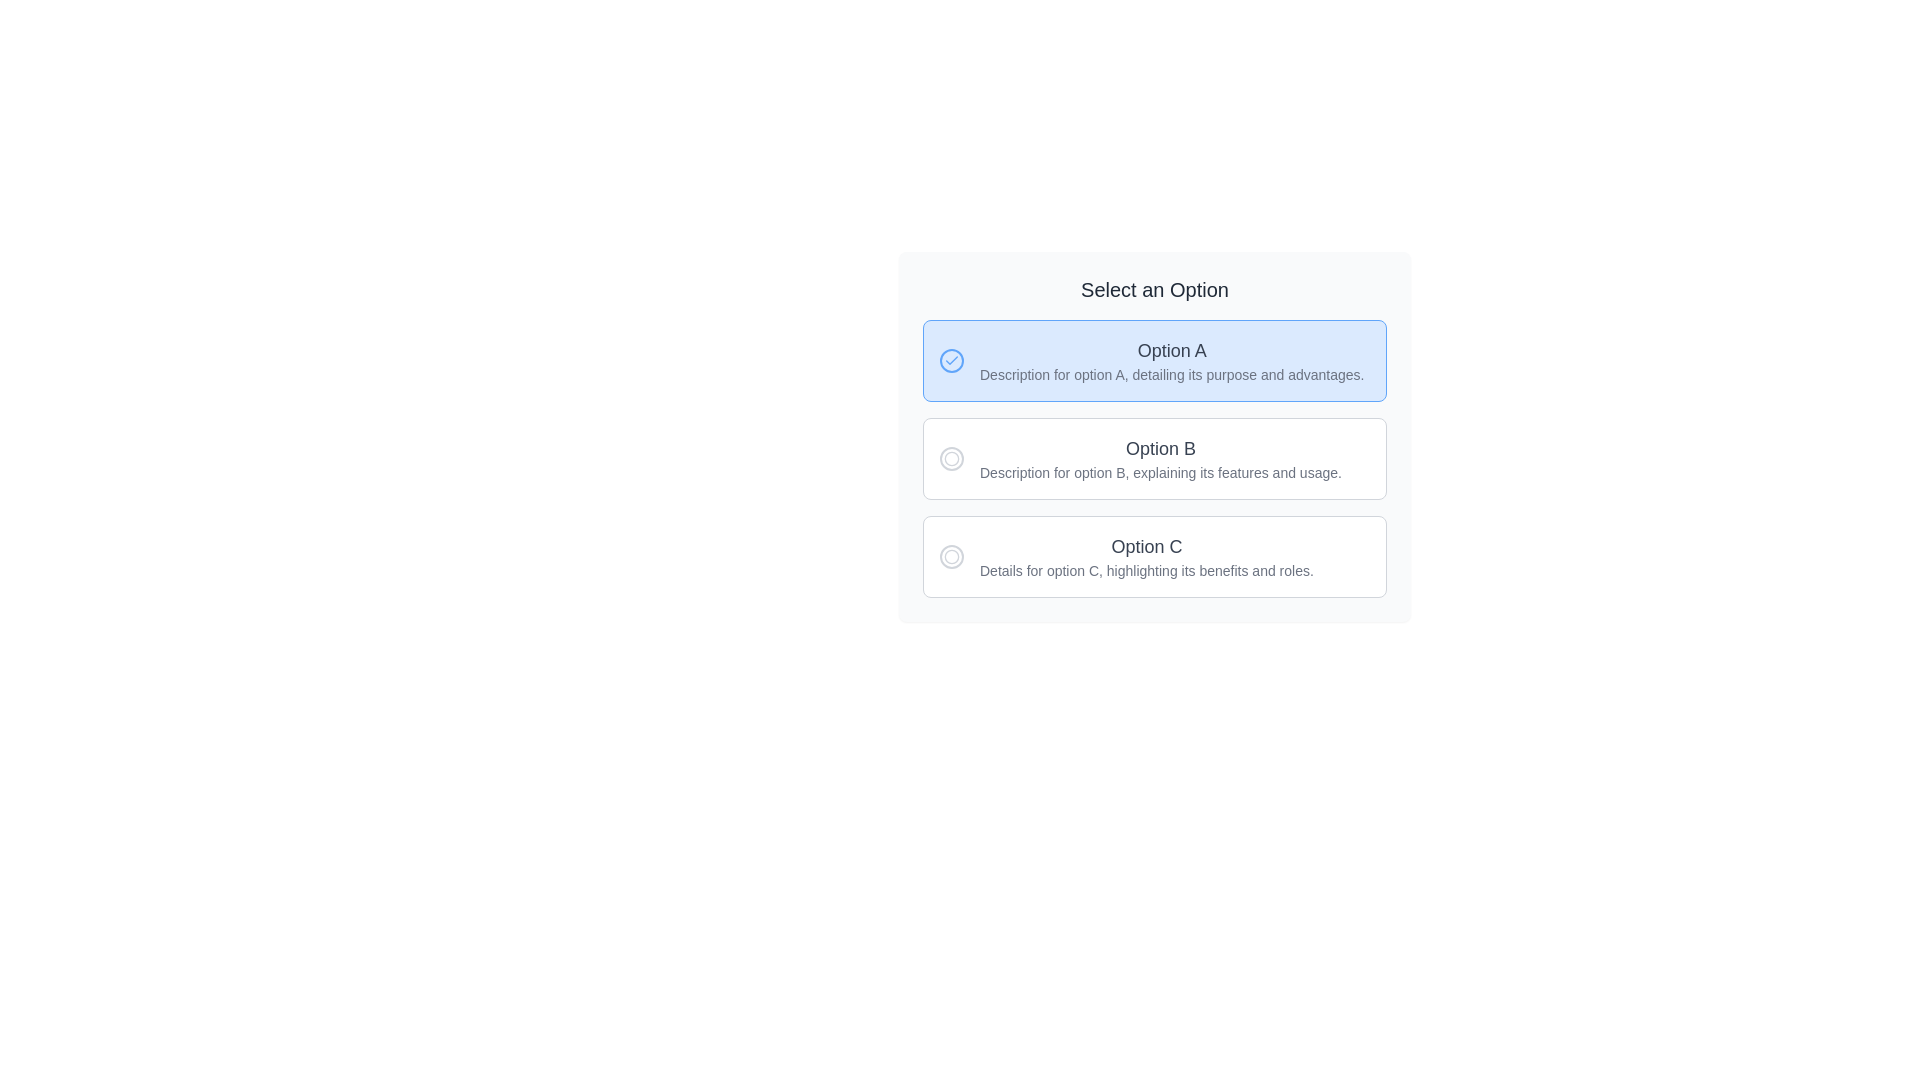 This screenshot has width=1920, height=1080. Describe the element at coordinates (1147, 570) in the screenshot. I see `the text block that provides descriptive information for 'Option C', located directly beneath the 'Option C' title within the third option entry` at that location.